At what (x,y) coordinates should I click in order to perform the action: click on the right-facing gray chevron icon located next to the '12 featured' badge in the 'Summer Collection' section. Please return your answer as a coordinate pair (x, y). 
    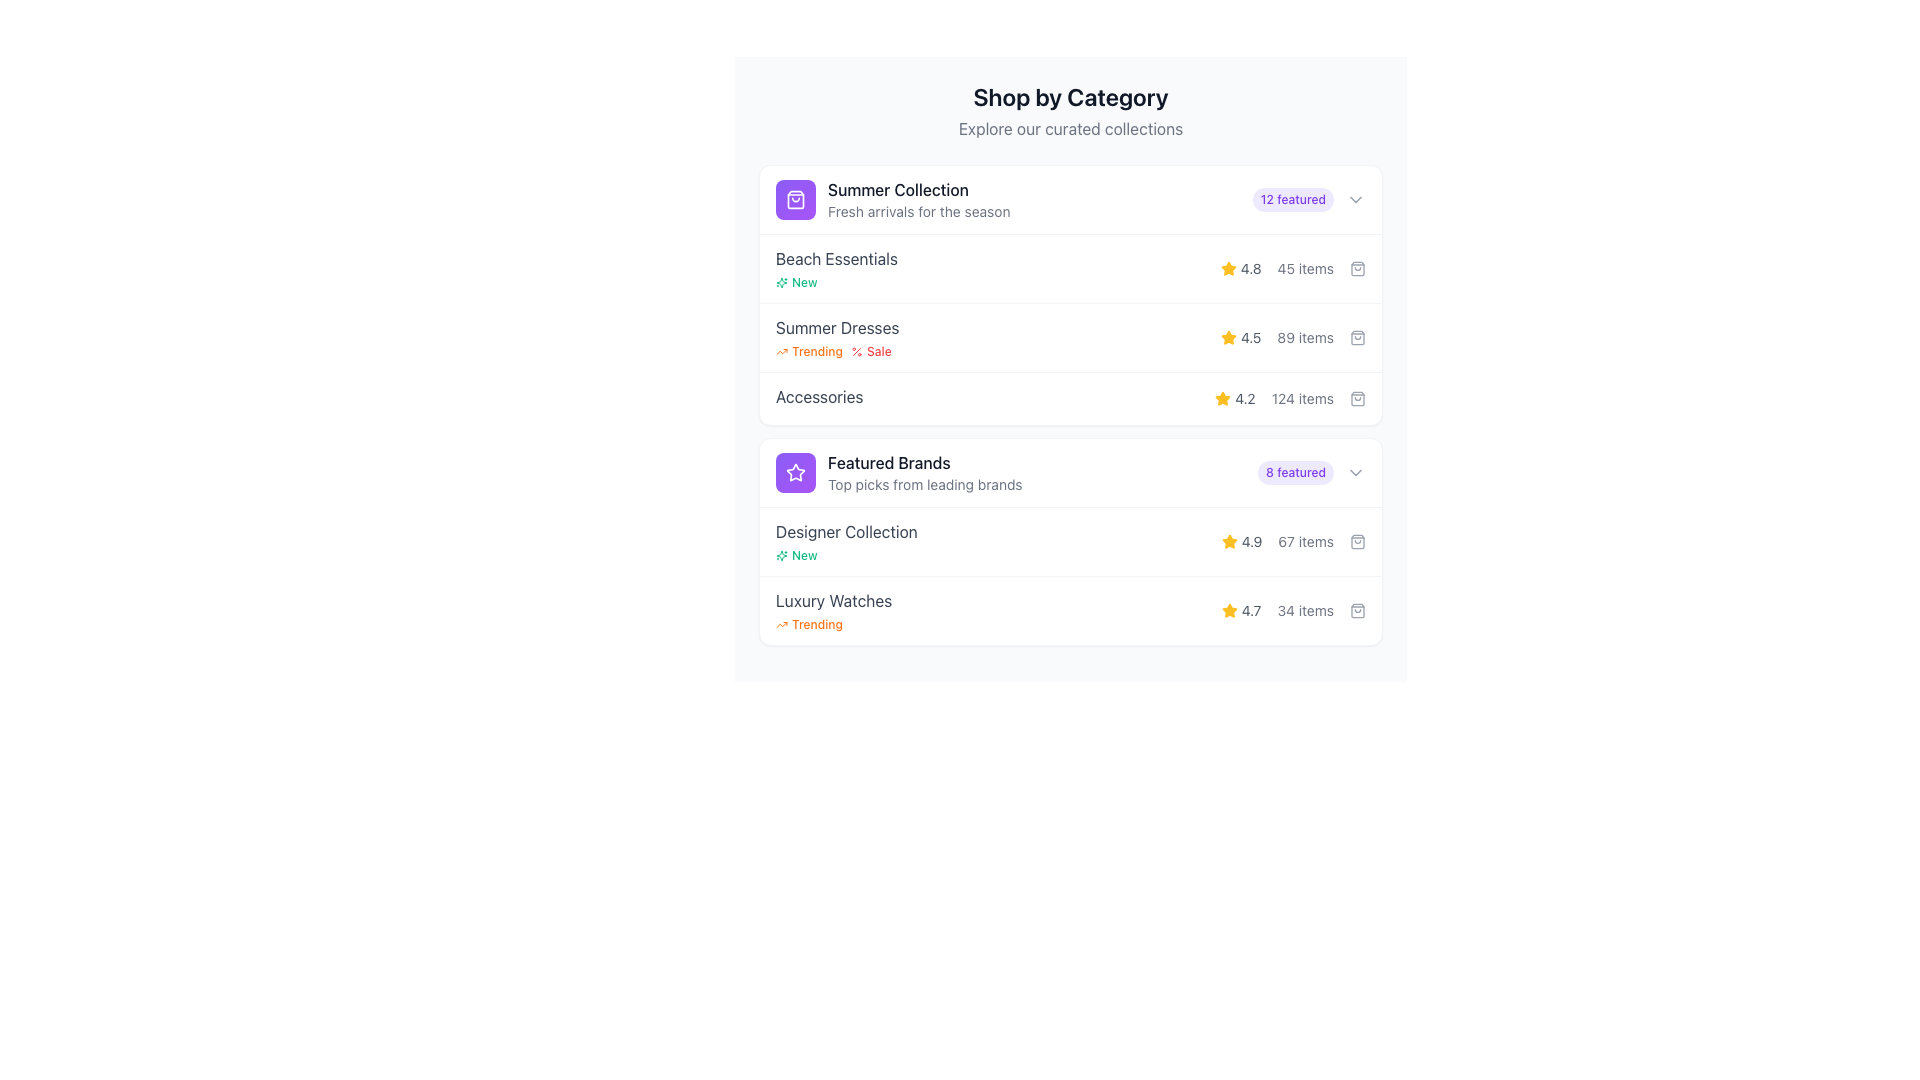
    Looking at the image, I should click on (1356, 200).